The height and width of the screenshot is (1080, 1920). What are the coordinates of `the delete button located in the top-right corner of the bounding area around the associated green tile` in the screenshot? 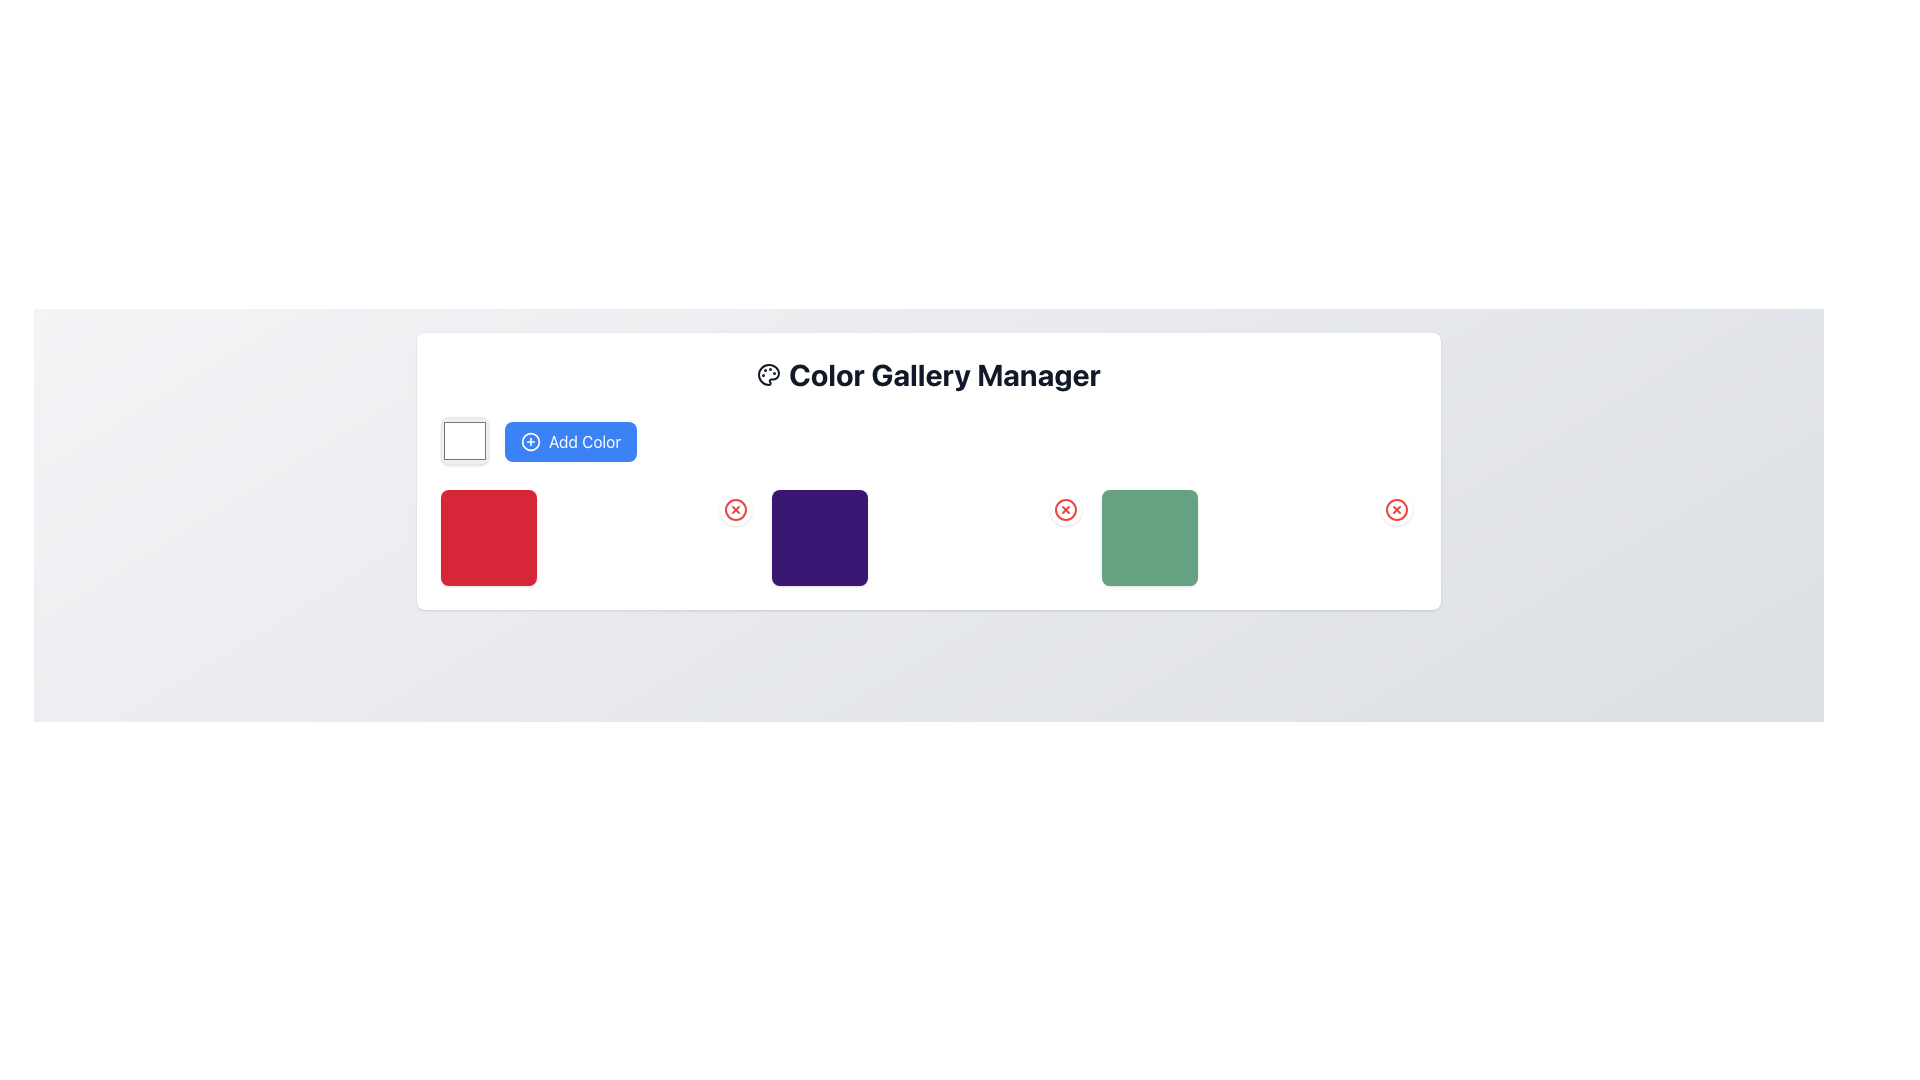 It's located at (1065, 508).